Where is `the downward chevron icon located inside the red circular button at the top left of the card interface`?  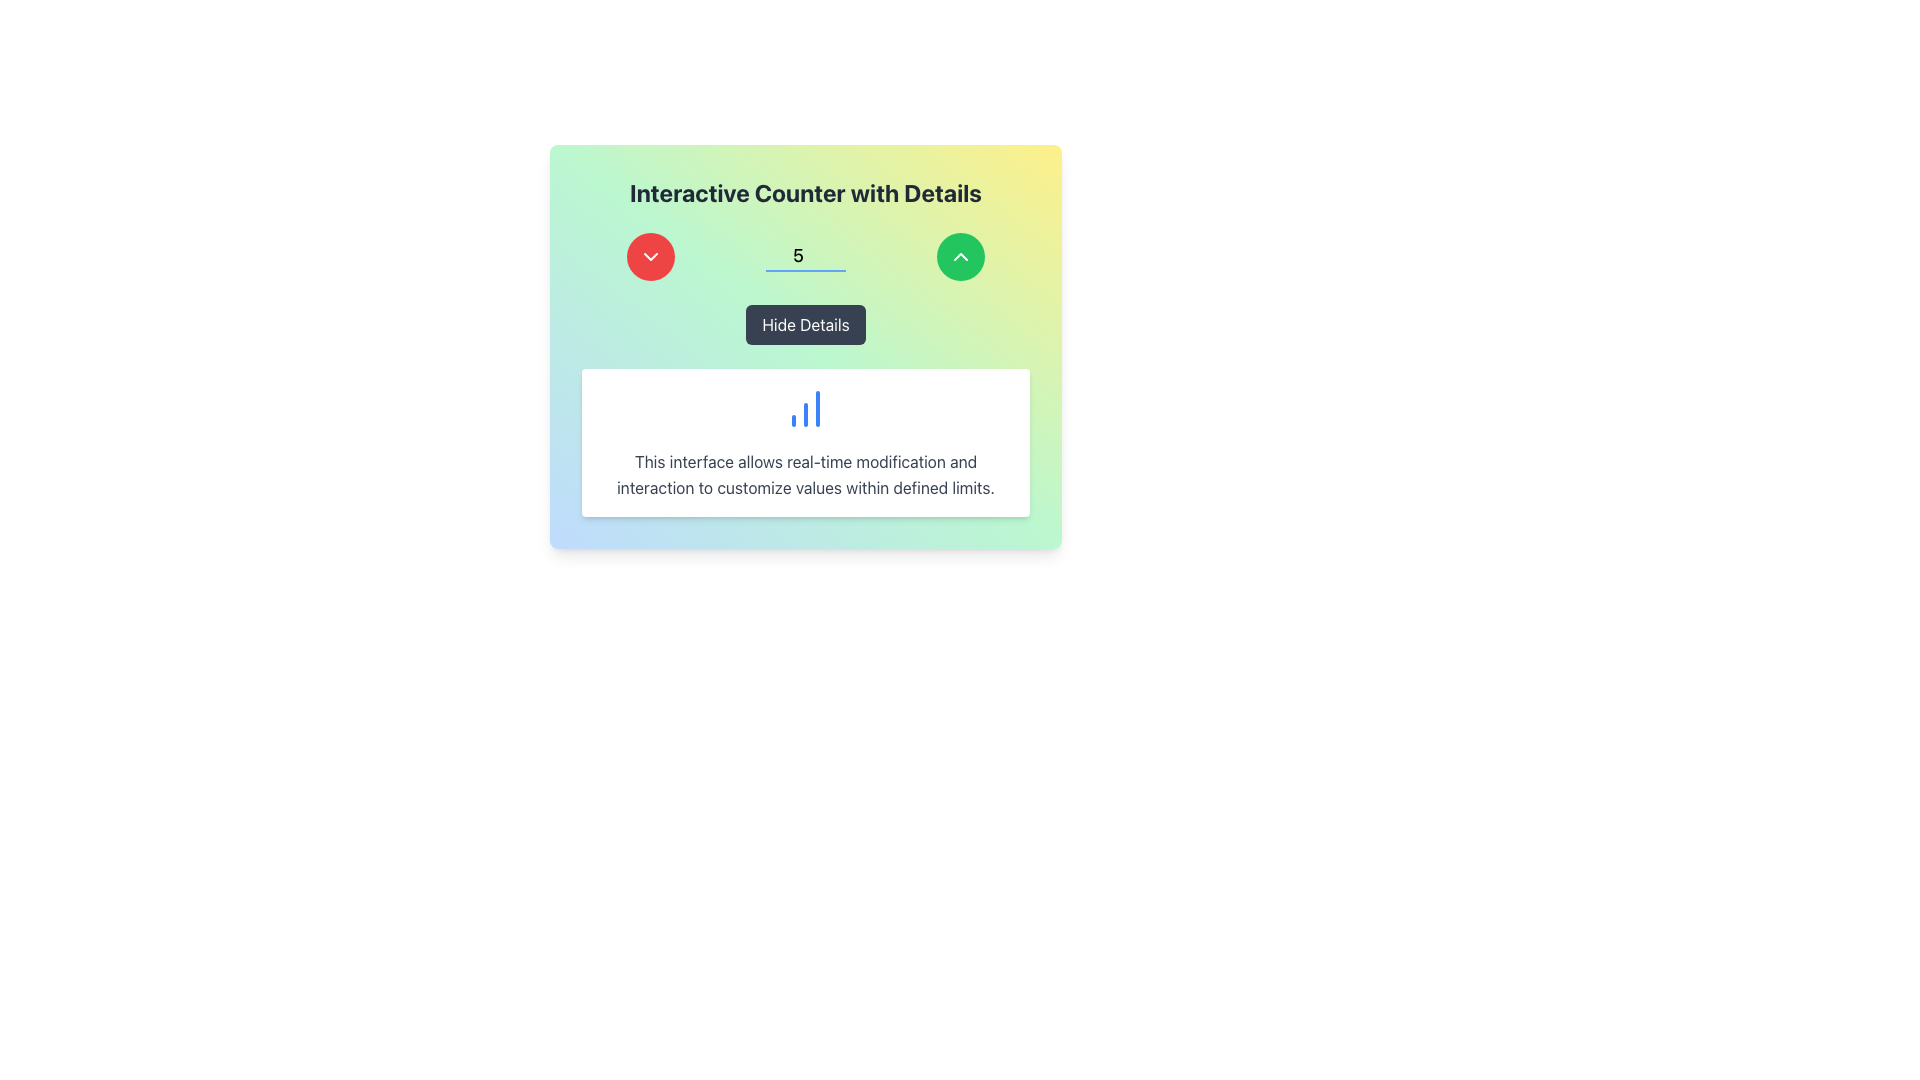
the downward chevron icon located inside the red circular button at the top left of the card interface is located at coordinates (651, 256).